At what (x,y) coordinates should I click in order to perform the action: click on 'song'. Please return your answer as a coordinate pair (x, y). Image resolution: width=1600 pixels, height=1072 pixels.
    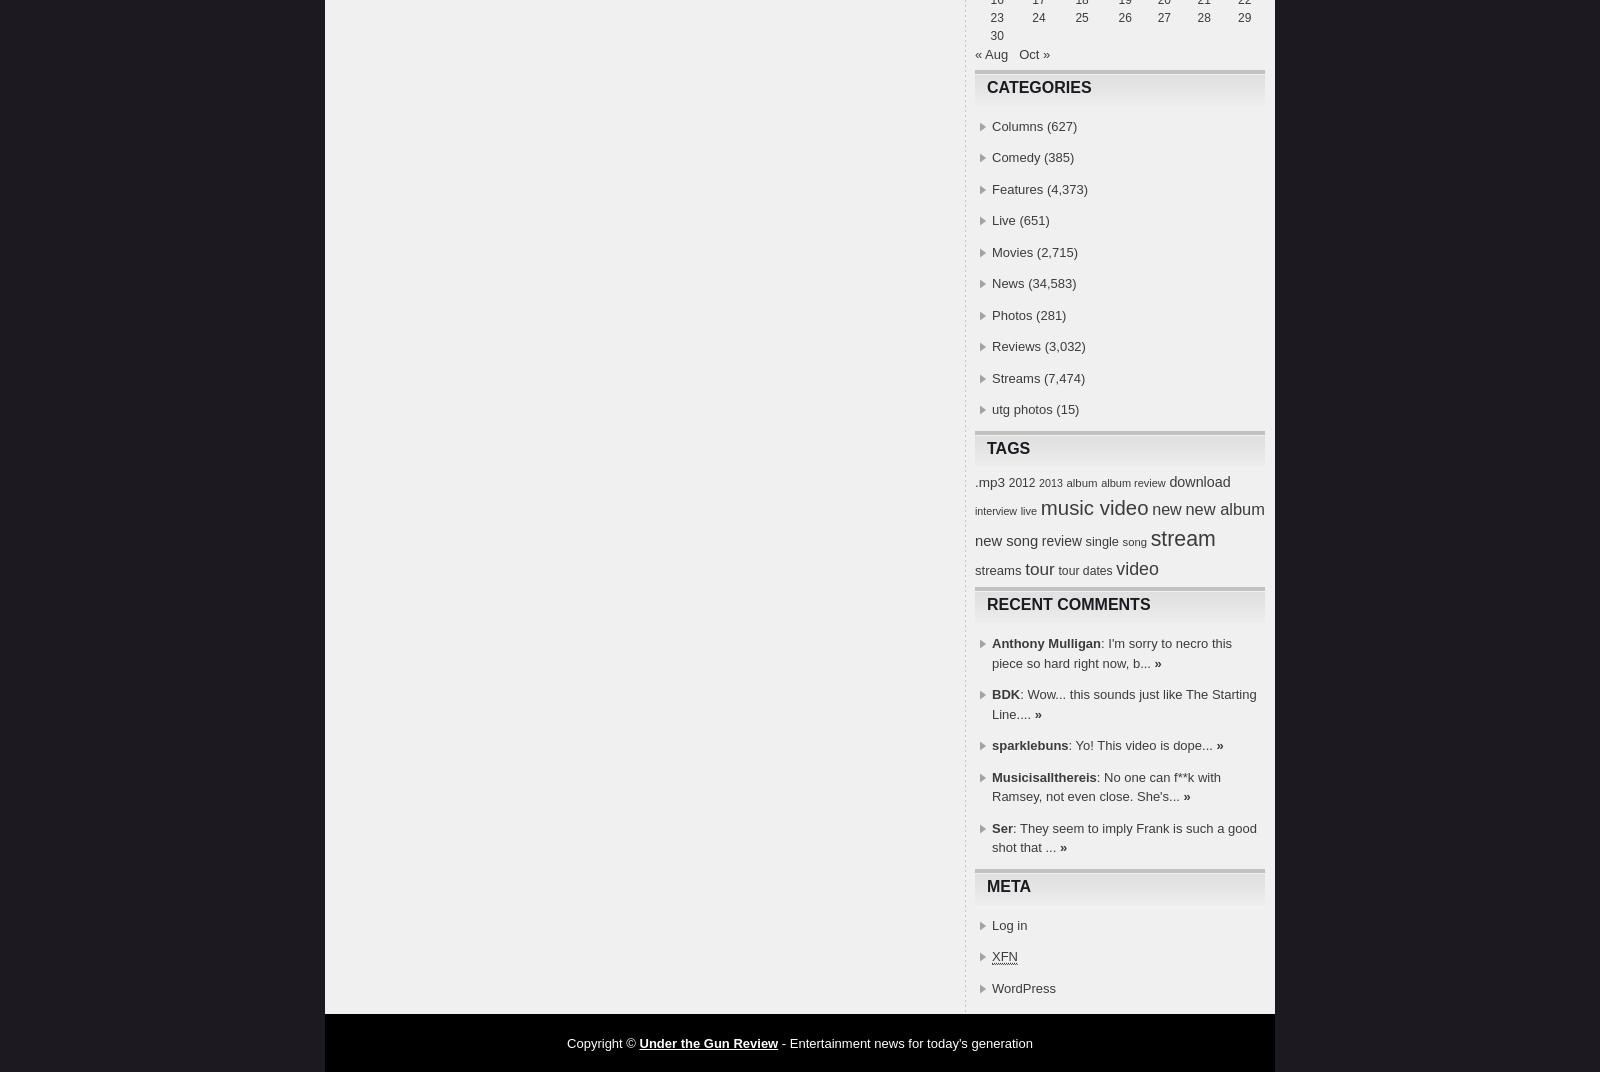
    Looking at the image, I should click on (1122, 540).